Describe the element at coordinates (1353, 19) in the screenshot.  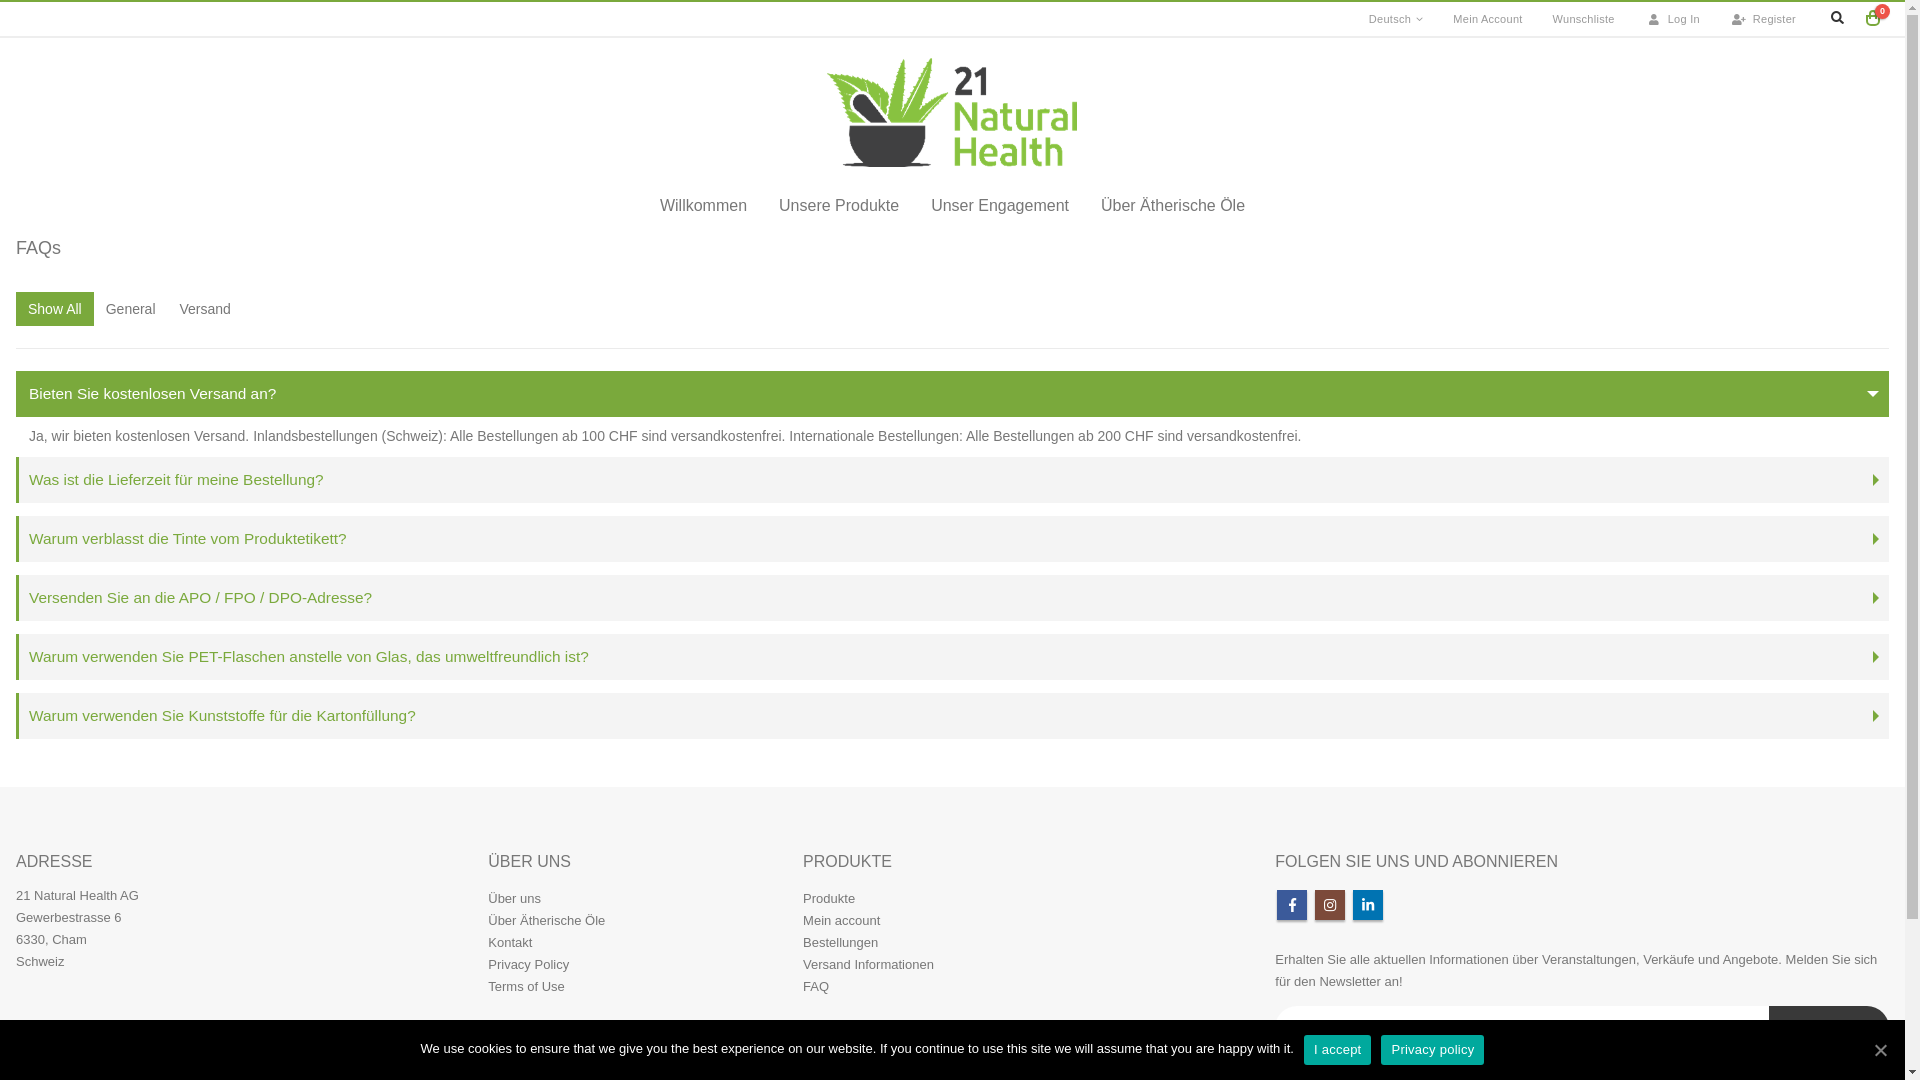
I see `'Deutsch'` at that location.